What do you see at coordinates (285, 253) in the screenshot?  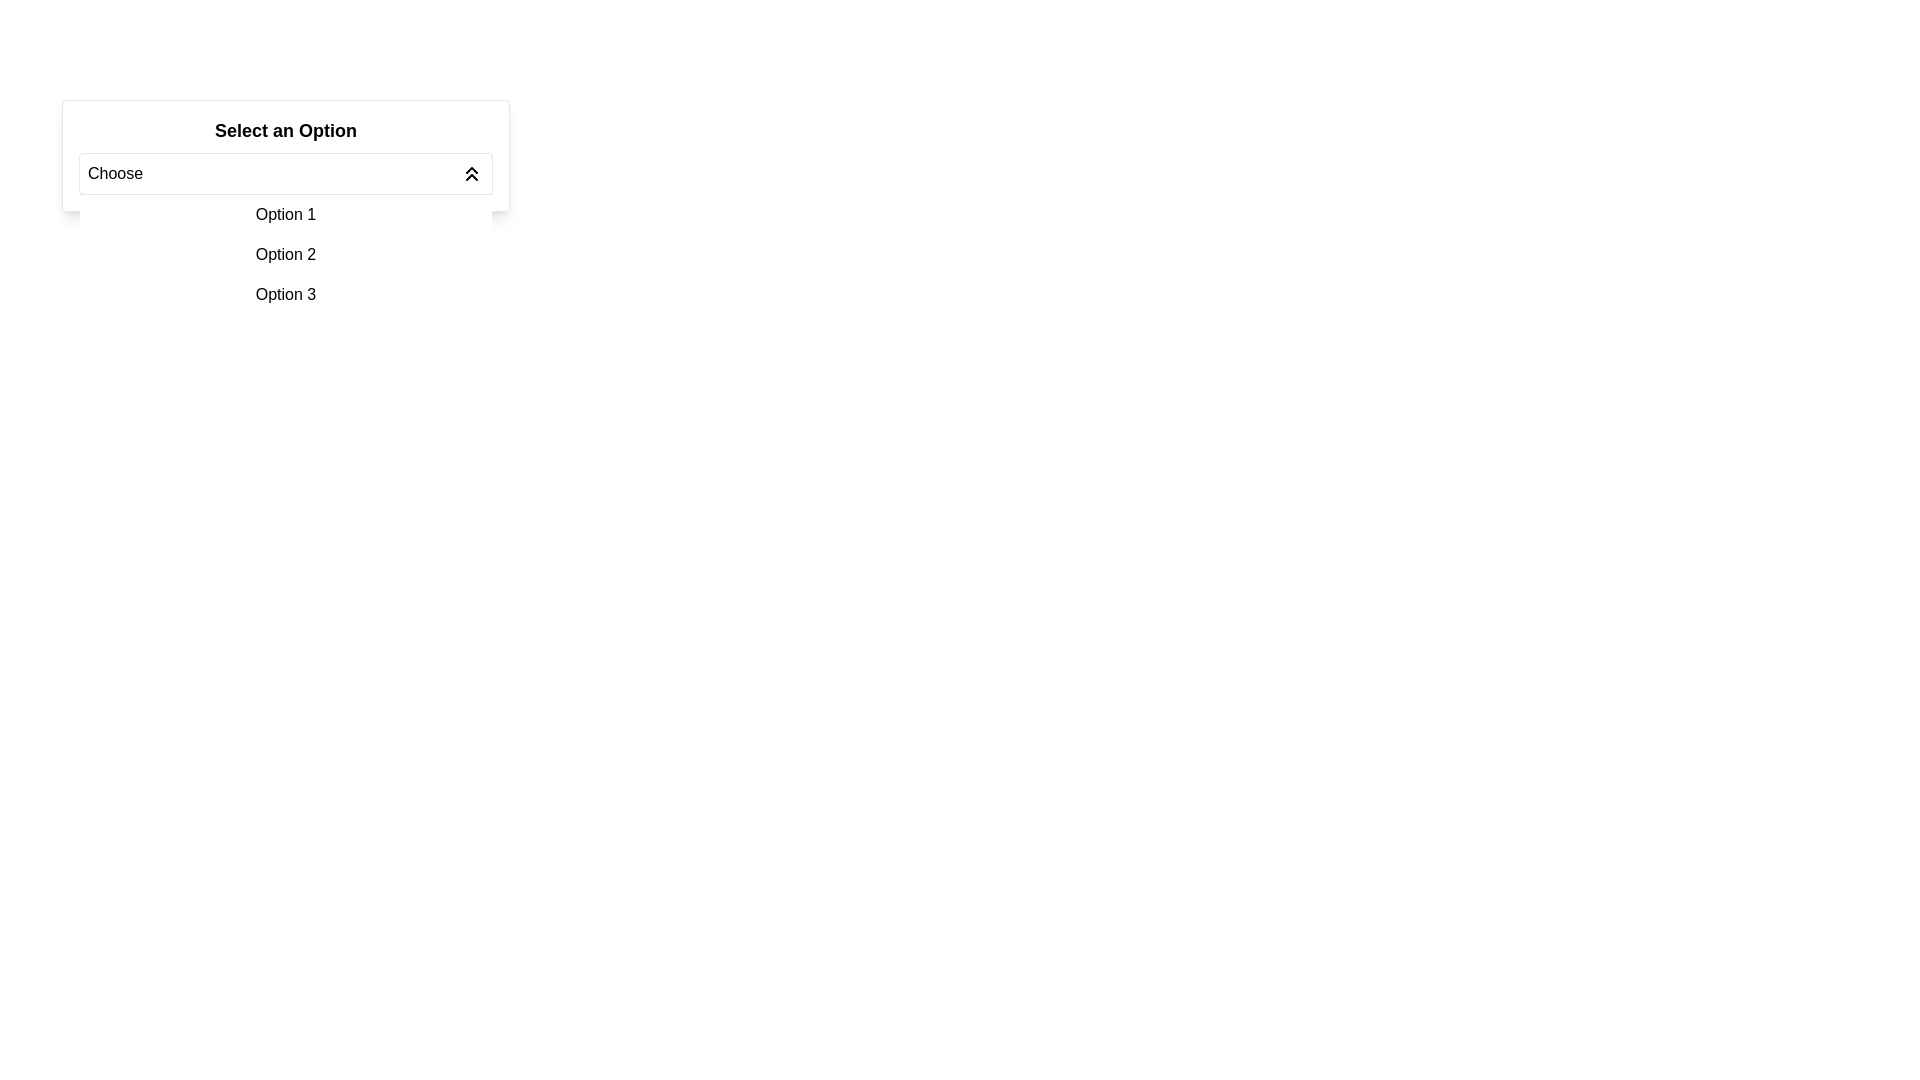 I see `the 'Option 2' text label within the dropdown menu` at bounding box center [285, 253].